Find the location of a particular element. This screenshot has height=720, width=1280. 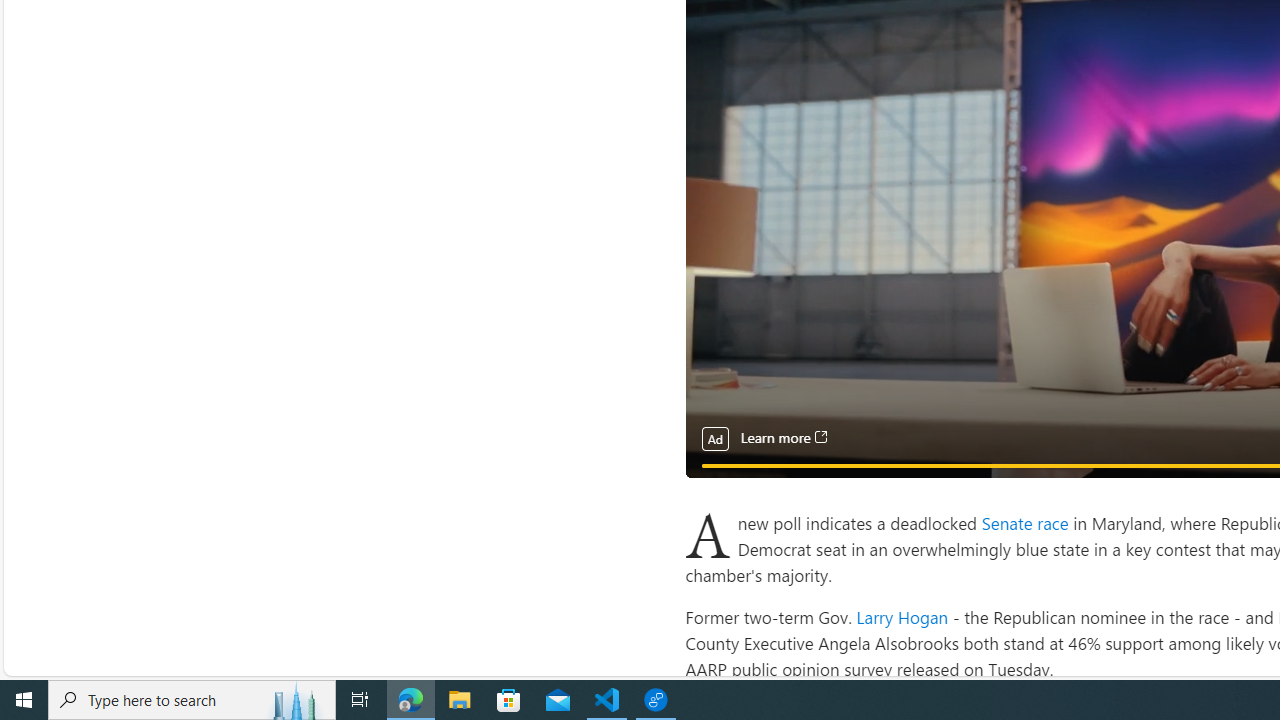

'Senate race ' is located at coordinates (1027, 521).